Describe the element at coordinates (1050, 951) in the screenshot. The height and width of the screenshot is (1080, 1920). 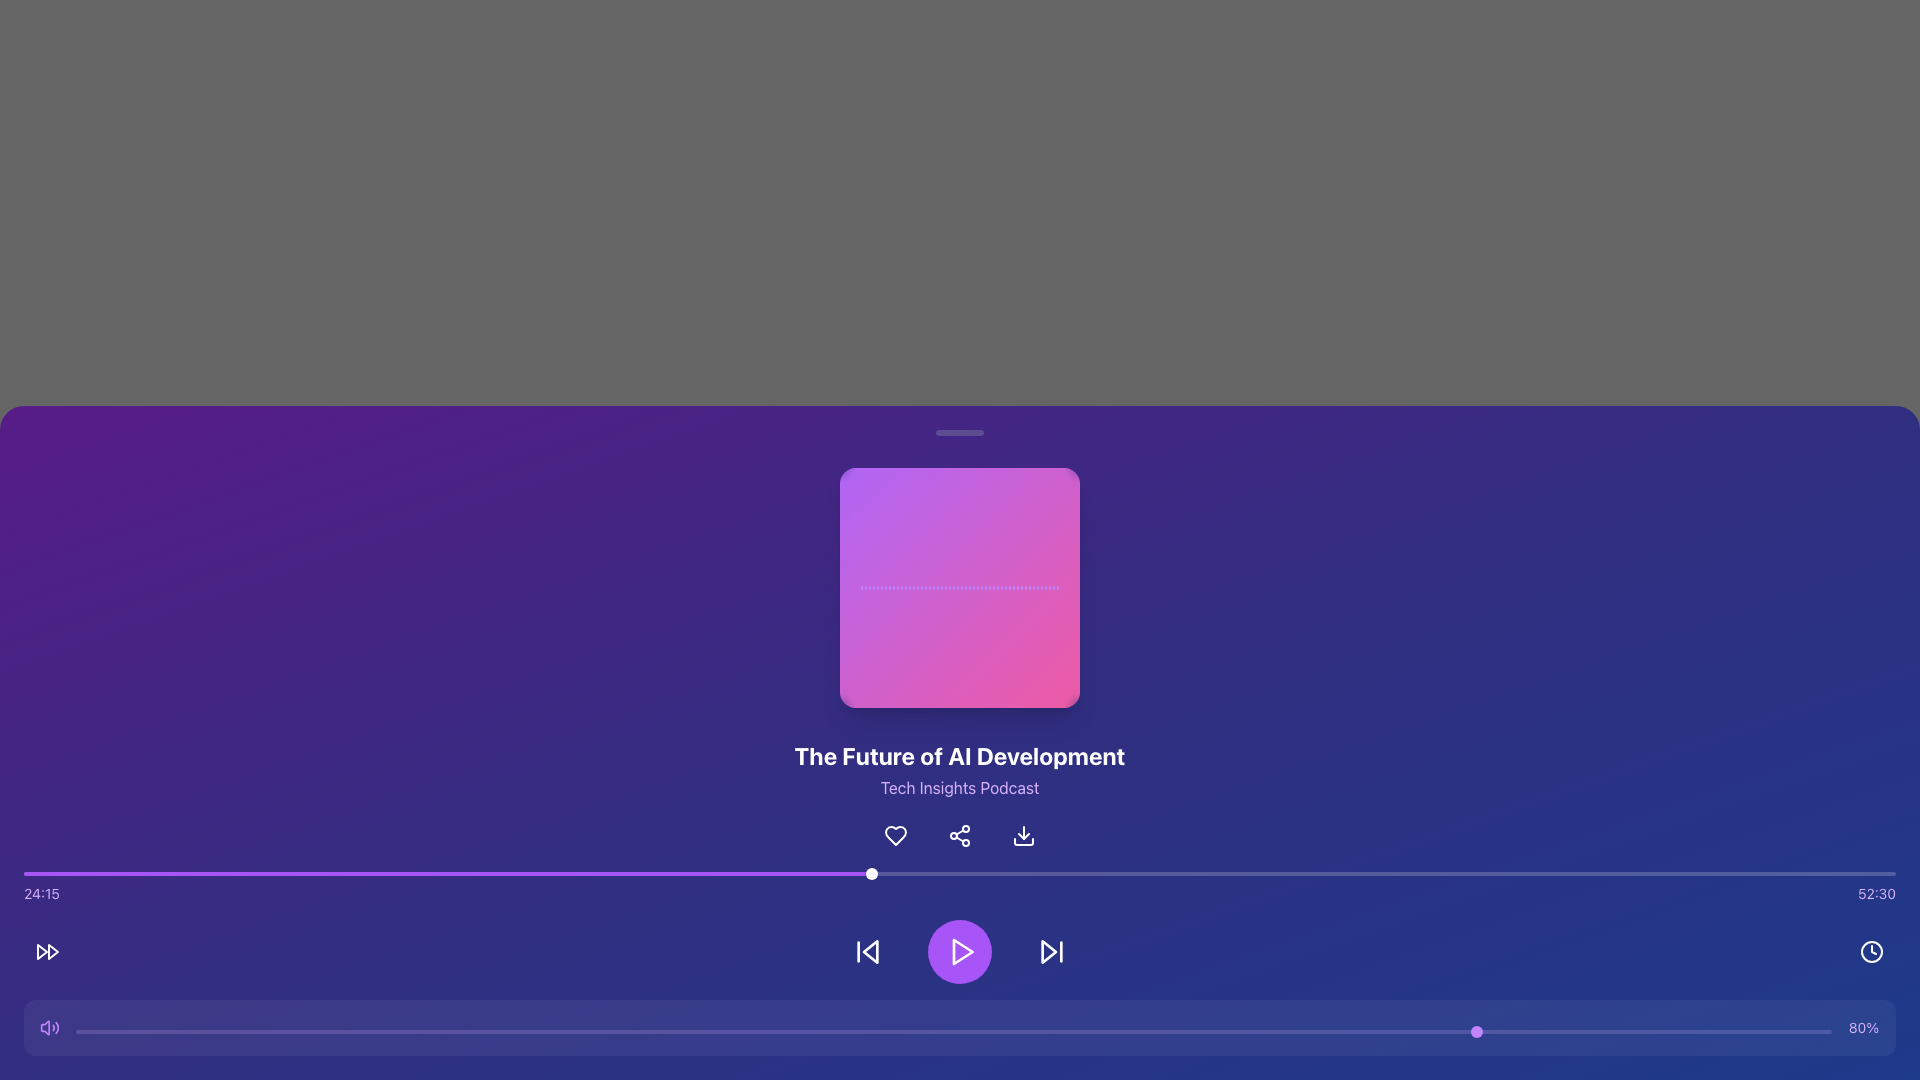
I see `the skip forward icon button located at the bottom center of the interface, specifically to the right of the central play button` at that location.